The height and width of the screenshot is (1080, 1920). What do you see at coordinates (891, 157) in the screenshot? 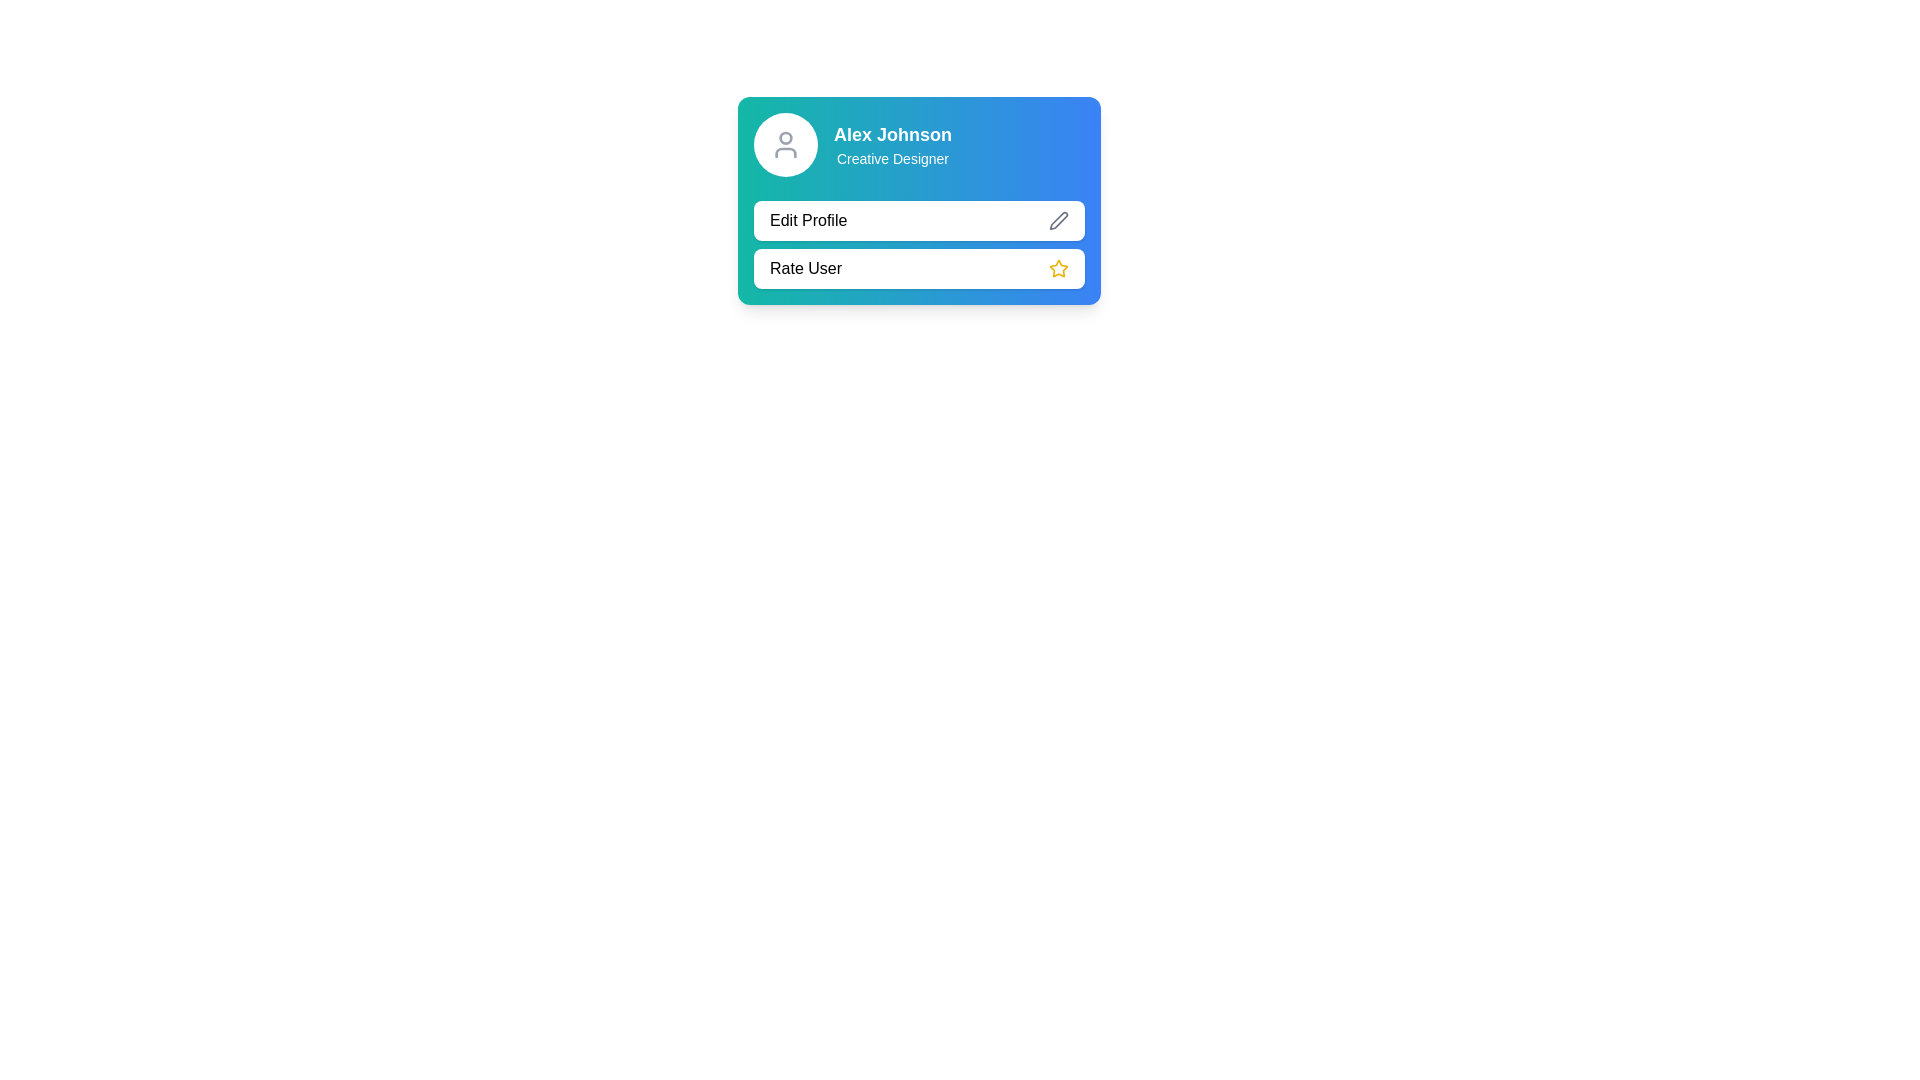
I see `the static text element indicating the role 'Creative Designer' located beneath 'Alex Johnson' at the center of the card` at bounding box center [891, 157].